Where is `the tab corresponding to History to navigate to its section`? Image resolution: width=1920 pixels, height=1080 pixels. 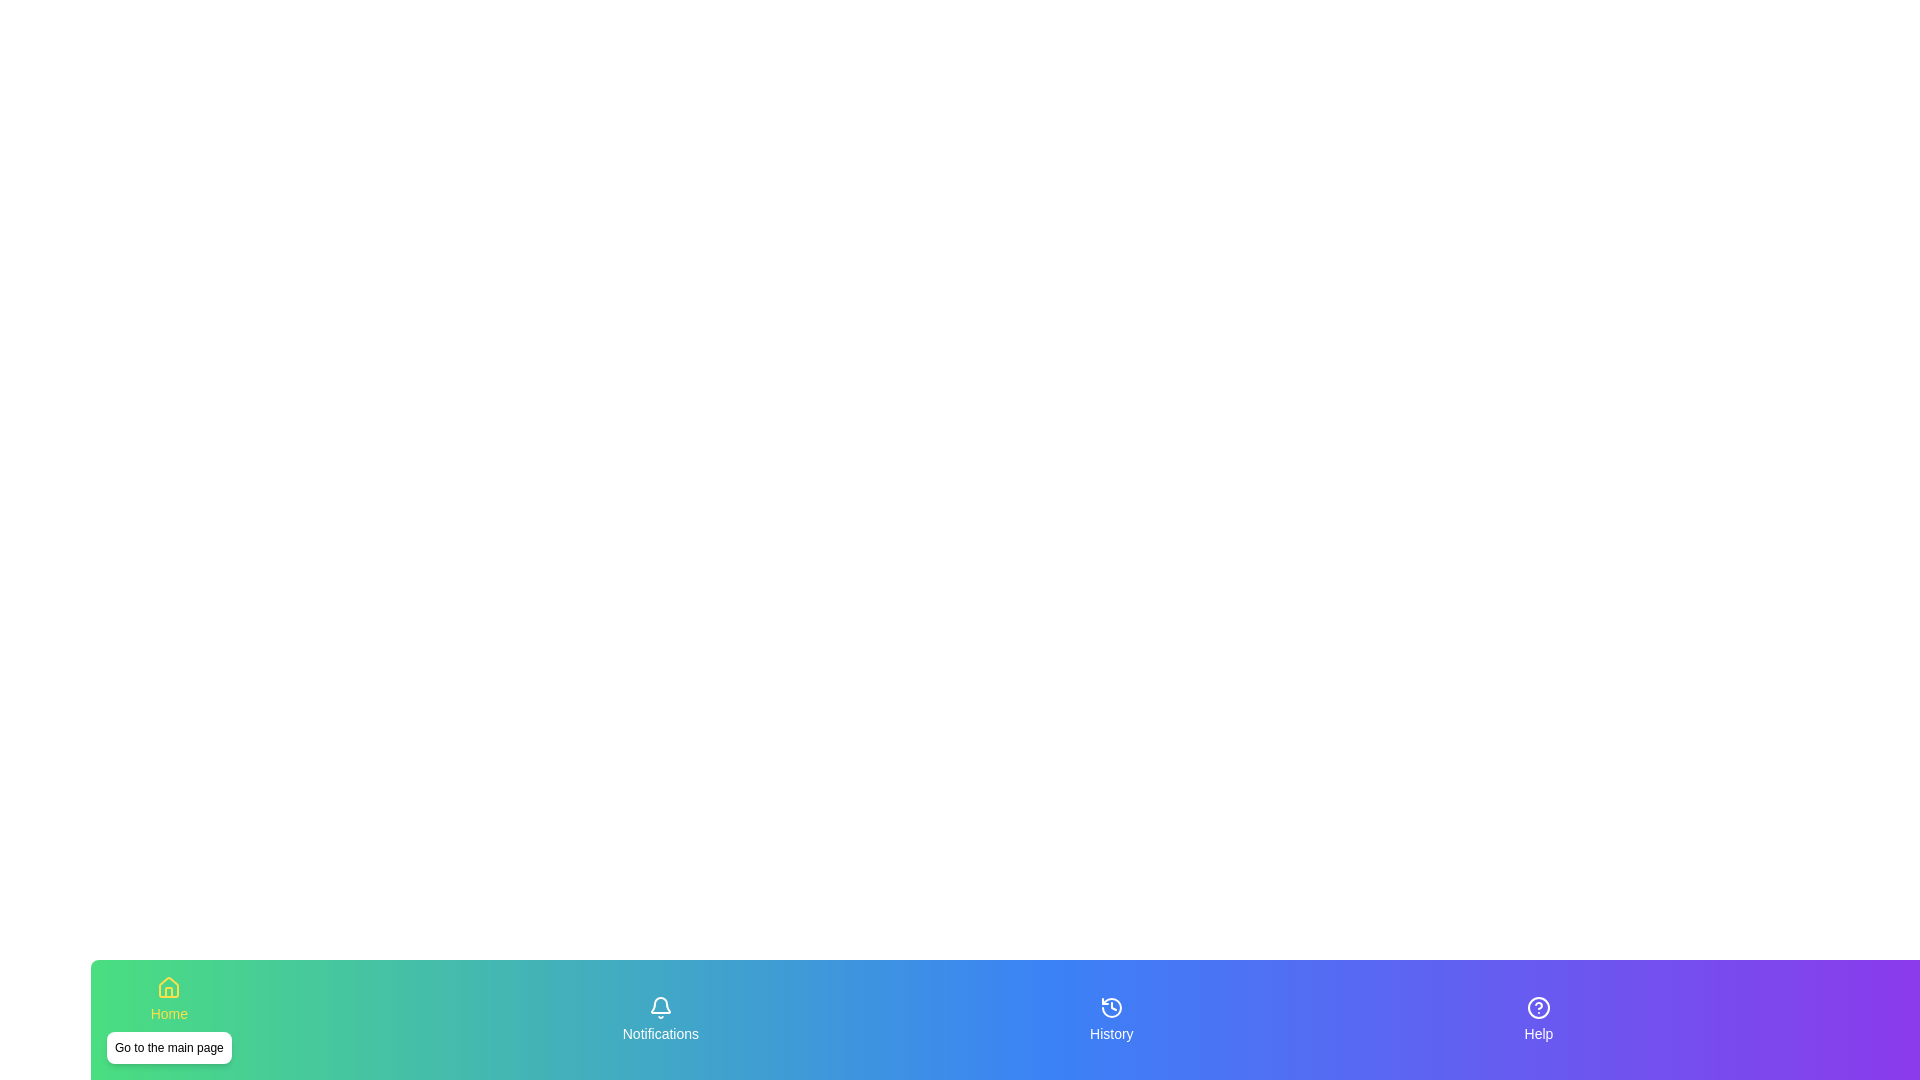
the tab corresponding to History to navigate to its section is located at coordinates (1111, 1019).